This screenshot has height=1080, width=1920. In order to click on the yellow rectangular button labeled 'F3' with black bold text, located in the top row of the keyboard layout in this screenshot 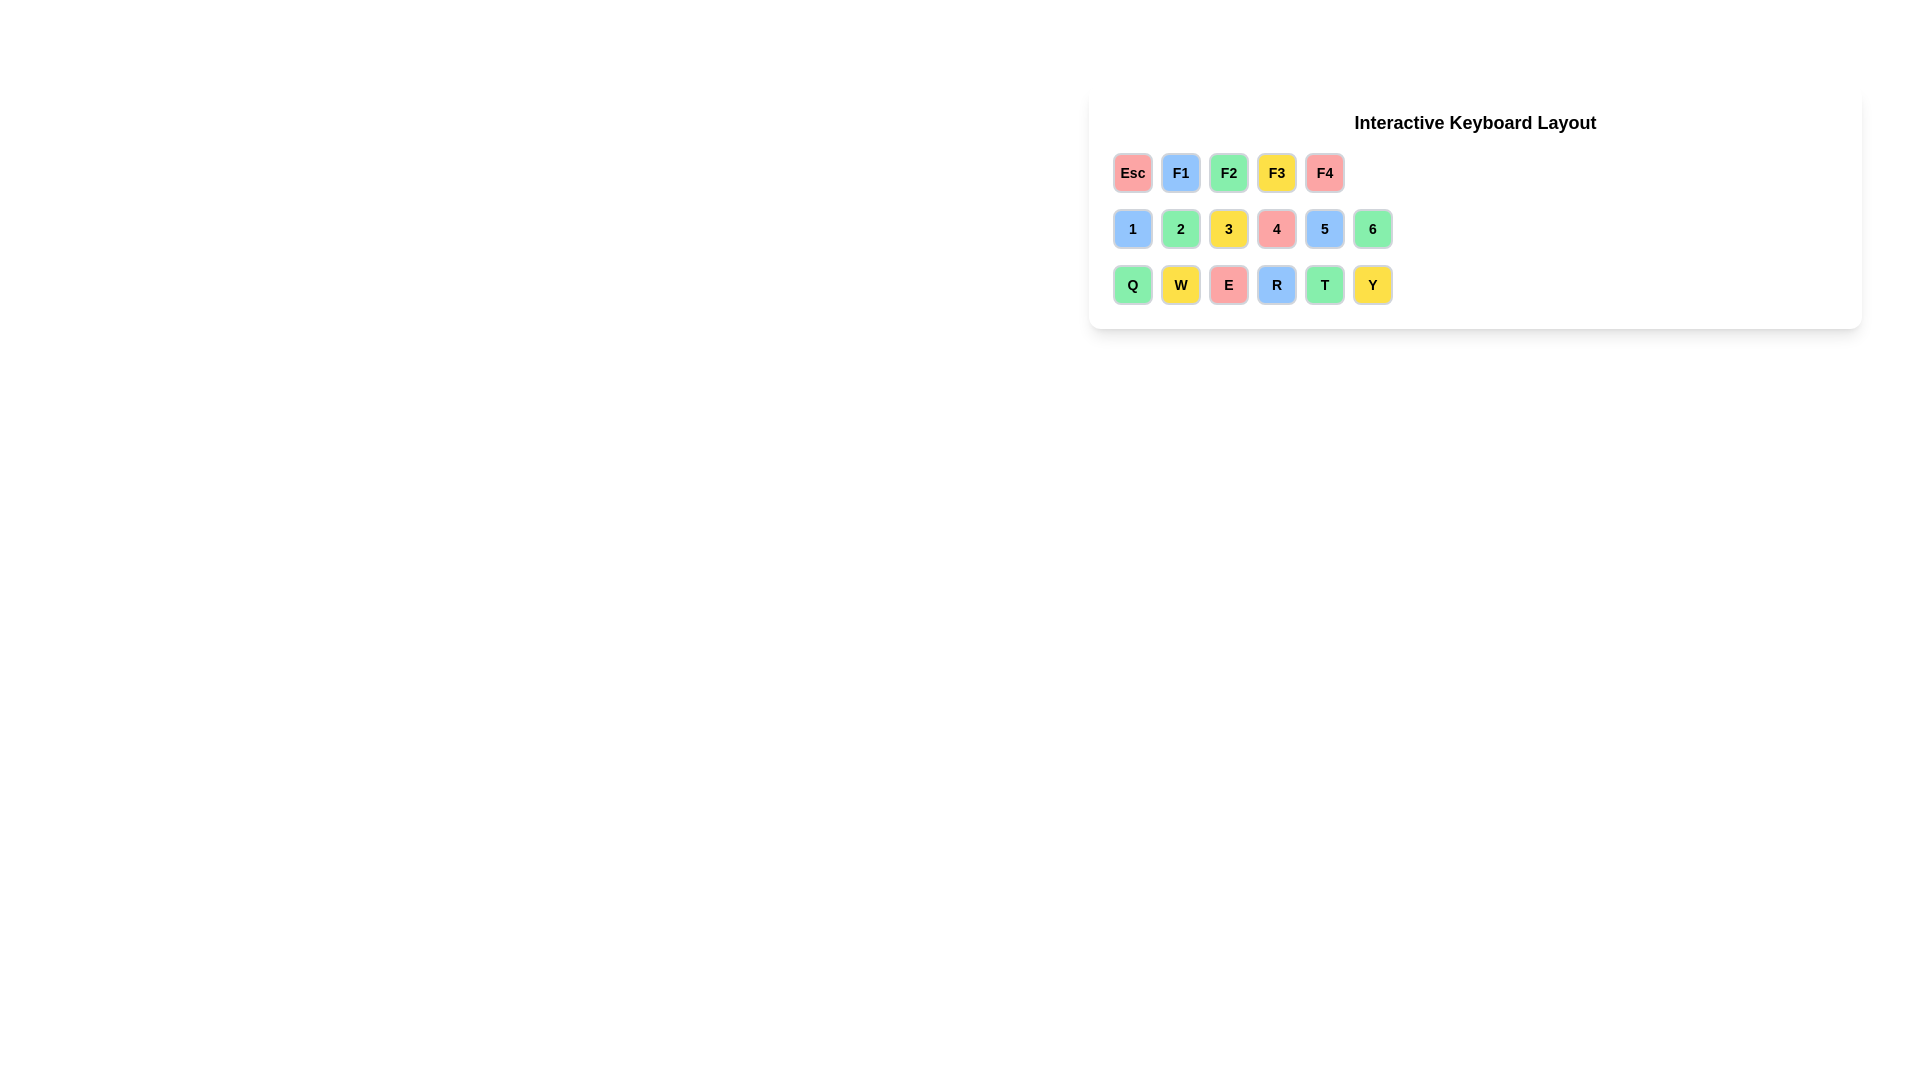, I will do `click(1275, 172)`.